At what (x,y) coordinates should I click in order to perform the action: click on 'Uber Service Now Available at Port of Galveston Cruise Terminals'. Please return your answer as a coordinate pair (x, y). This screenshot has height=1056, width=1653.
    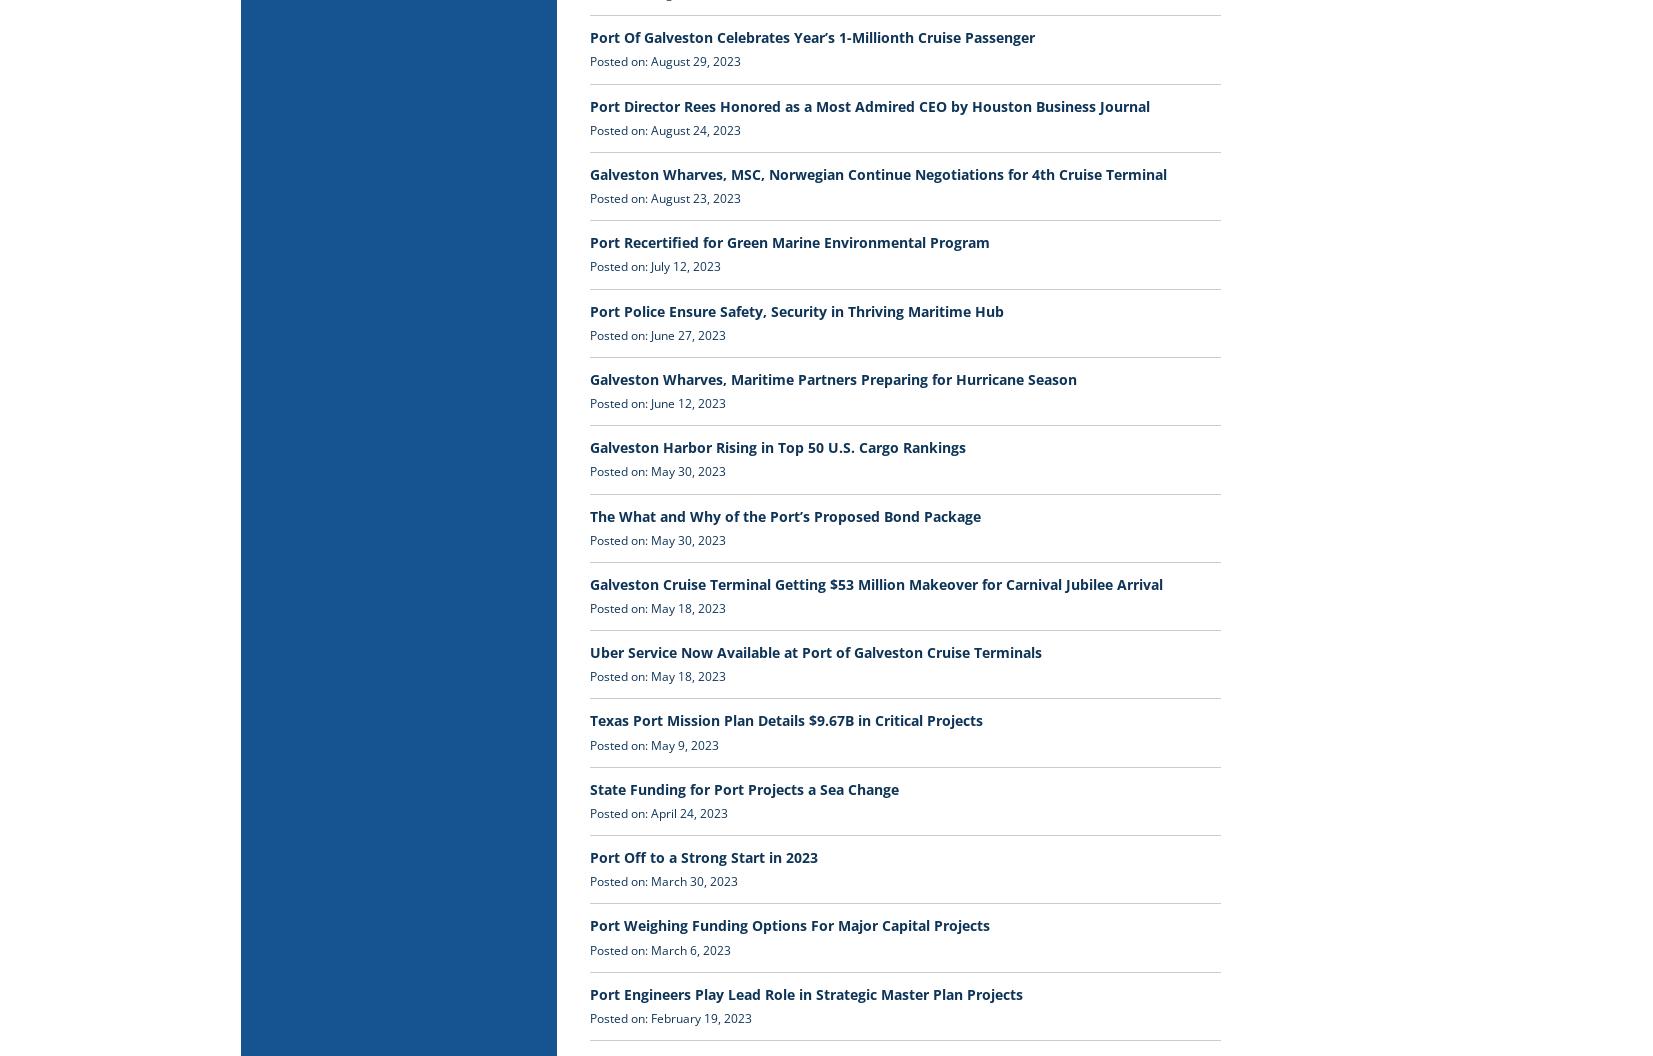
    Looking at the image, I should click on (814, 651).